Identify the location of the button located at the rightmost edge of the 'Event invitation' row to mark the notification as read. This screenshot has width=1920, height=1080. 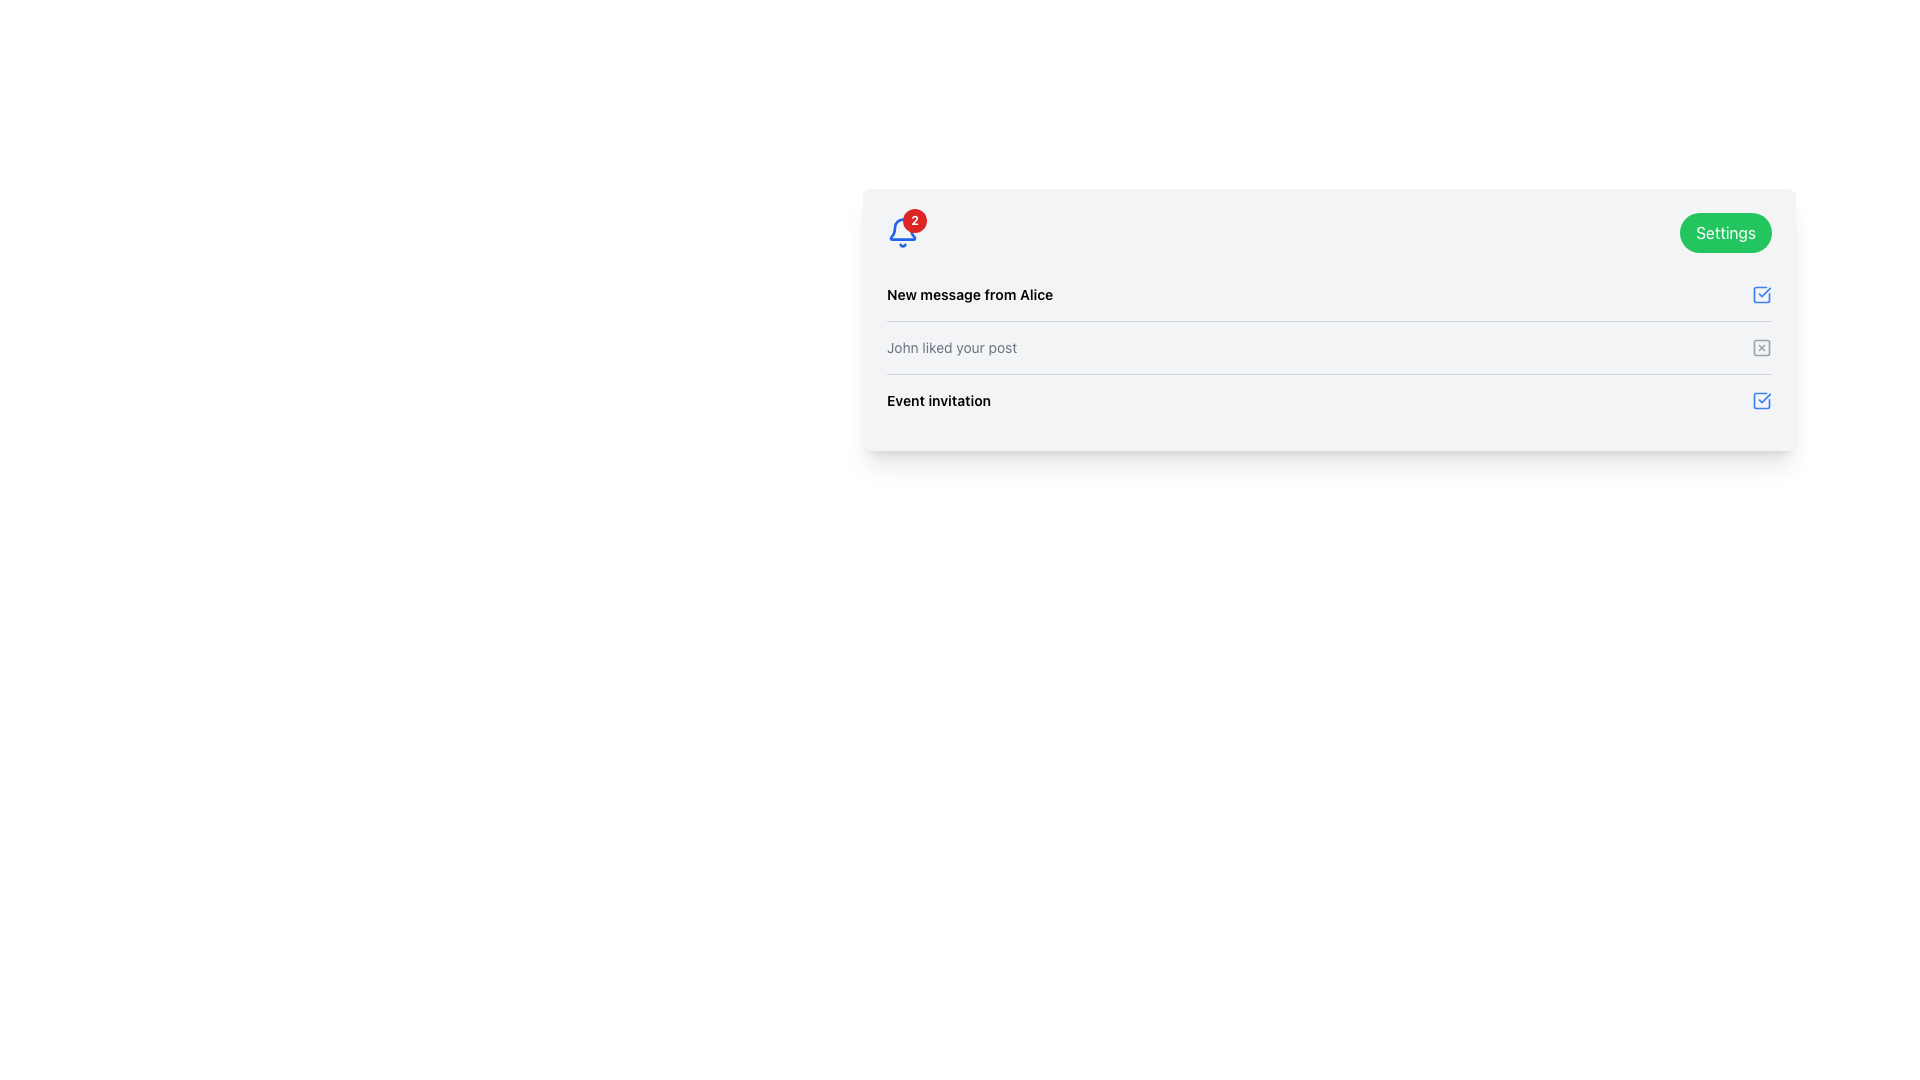
(1761, 401).